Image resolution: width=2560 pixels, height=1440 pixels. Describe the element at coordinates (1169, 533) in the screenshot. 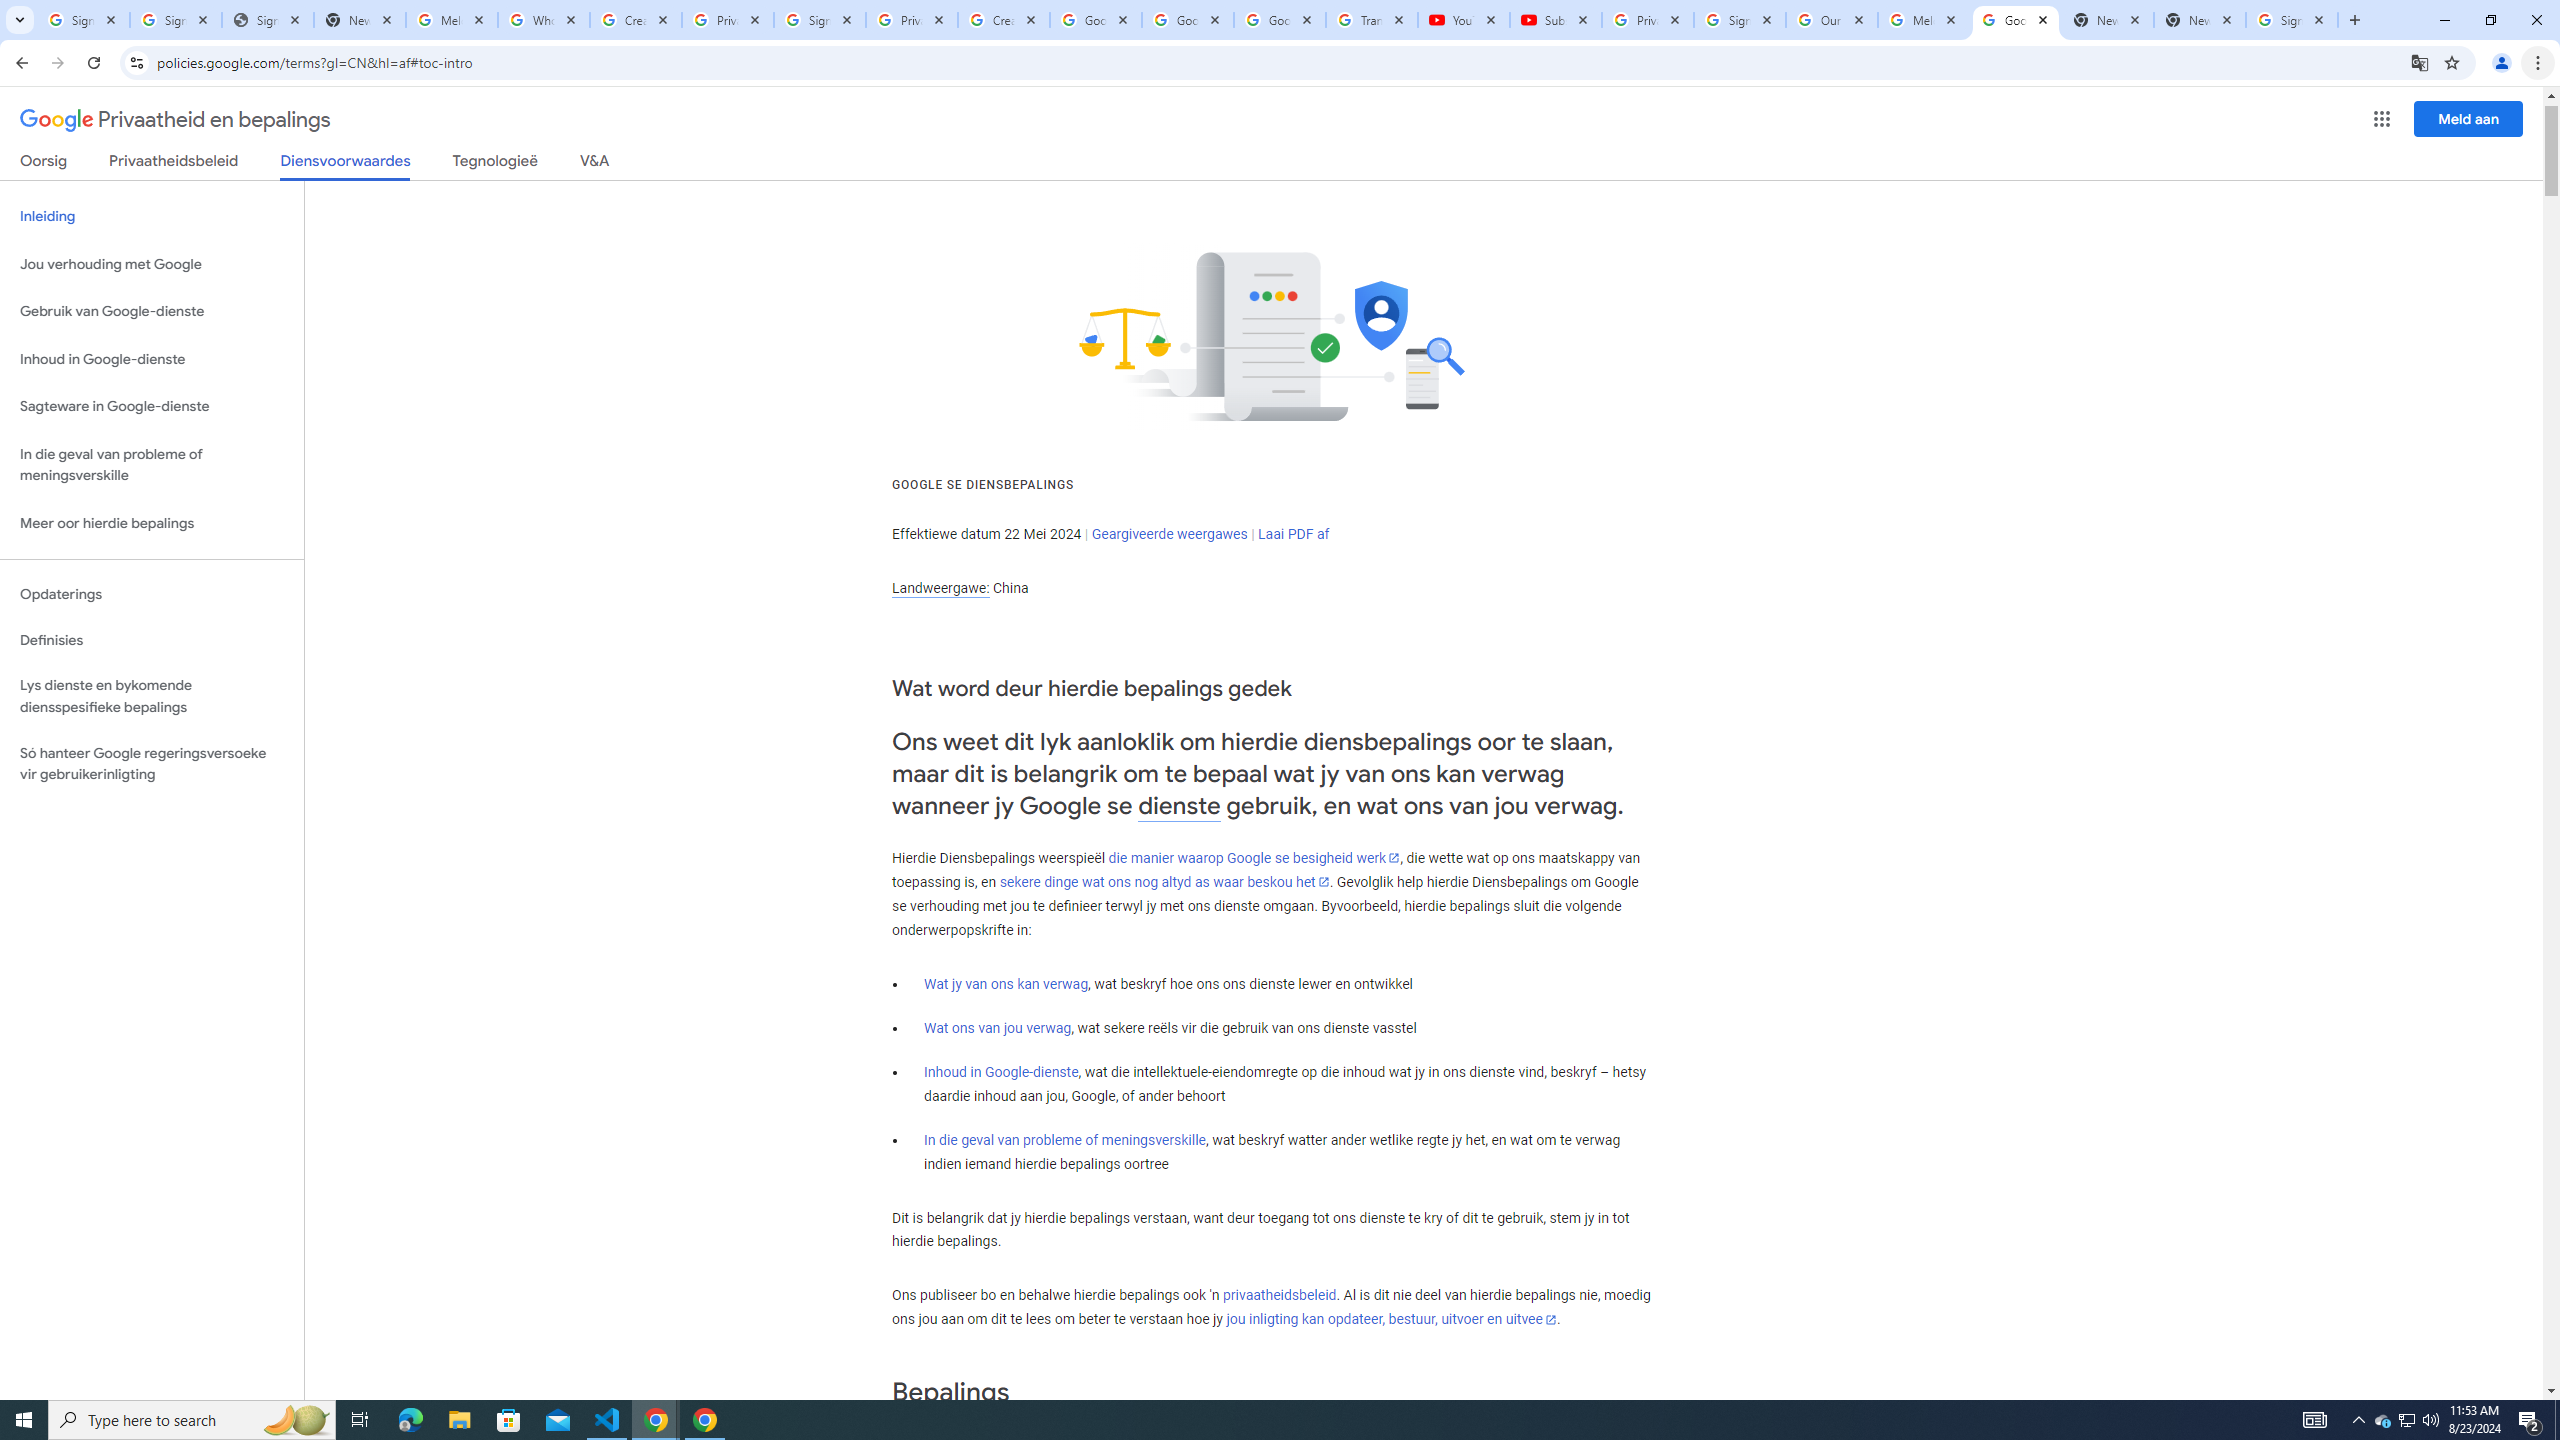

I see `'Geargiveerde weergawes'` at that location.